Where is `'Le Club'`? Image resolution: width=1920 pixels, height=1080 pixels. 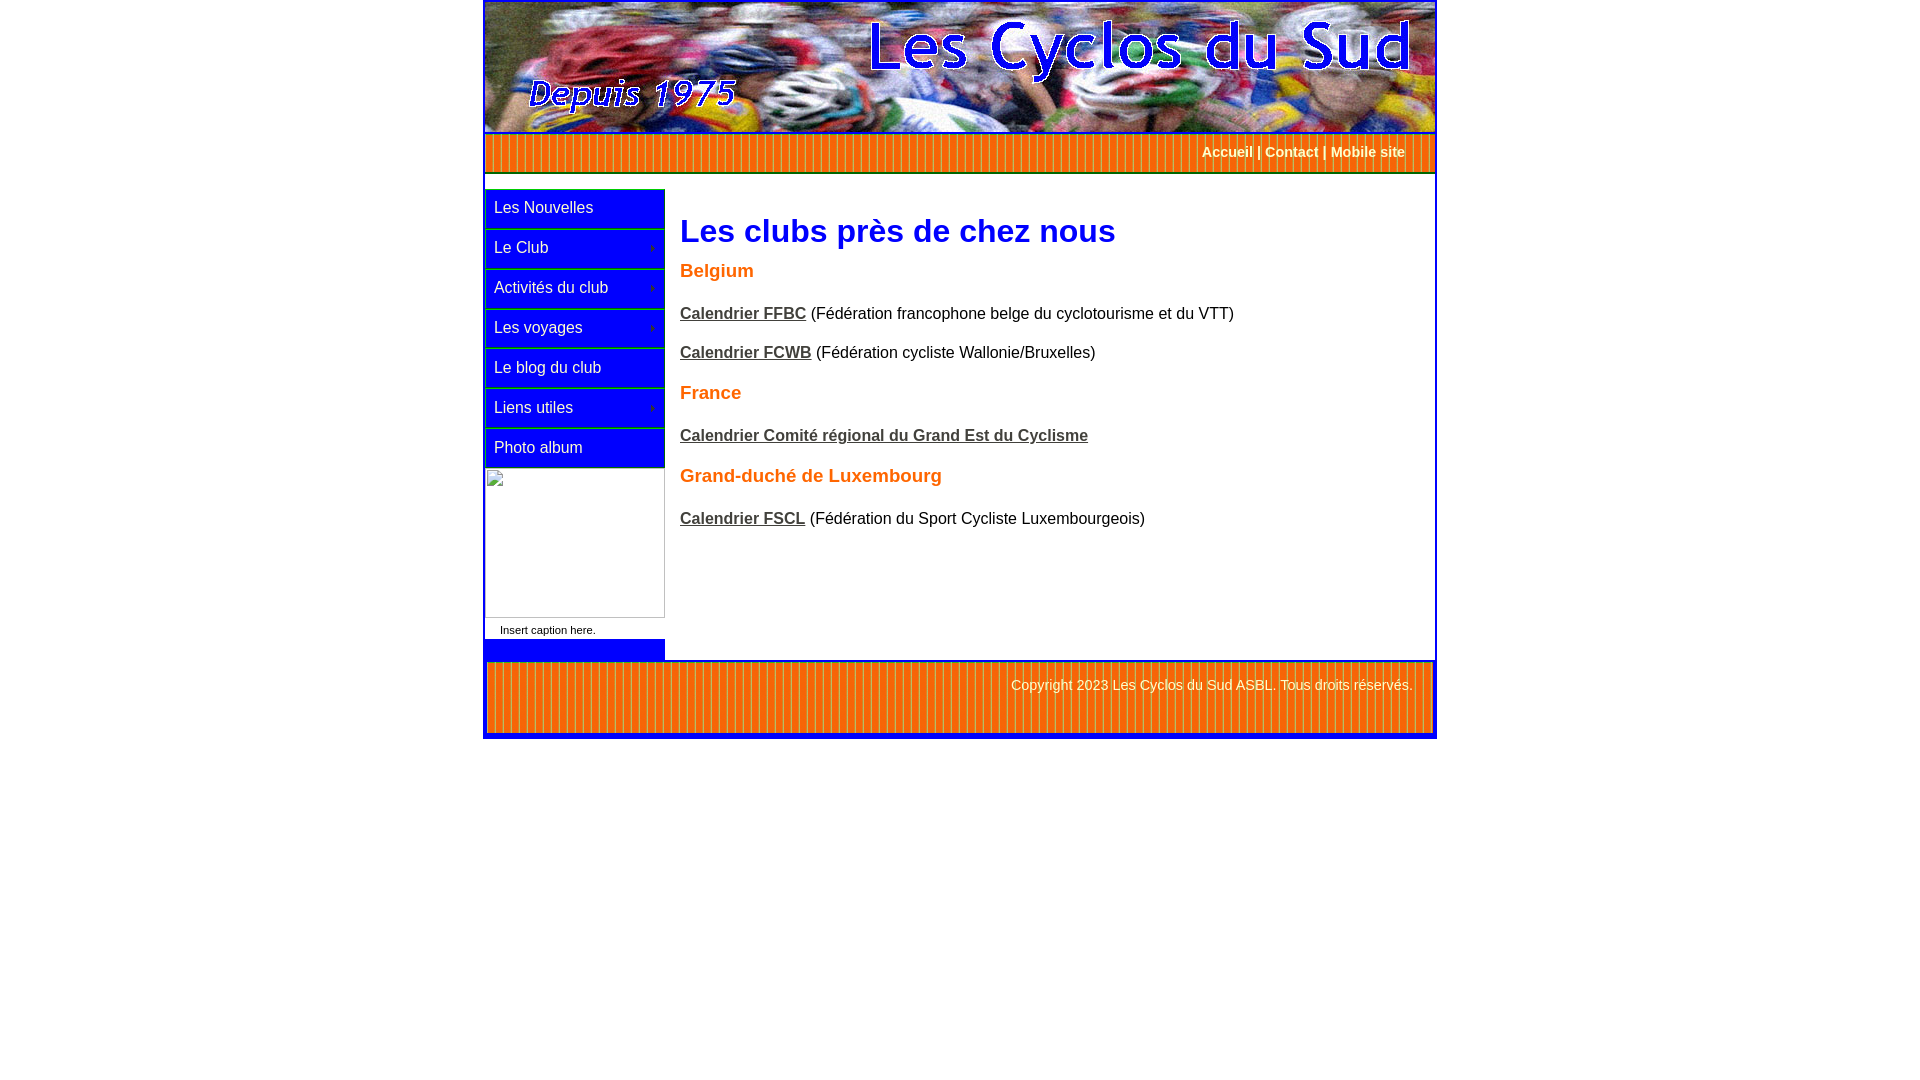
'Le Club' is located at coordinates (484, 248).